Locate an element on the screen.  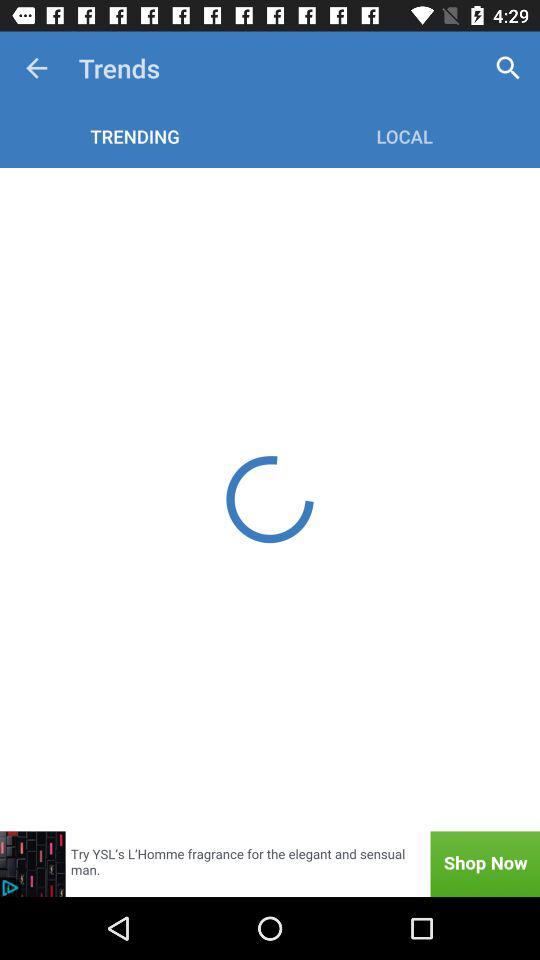
the item next to trends app is located at coordinates (508, 68).